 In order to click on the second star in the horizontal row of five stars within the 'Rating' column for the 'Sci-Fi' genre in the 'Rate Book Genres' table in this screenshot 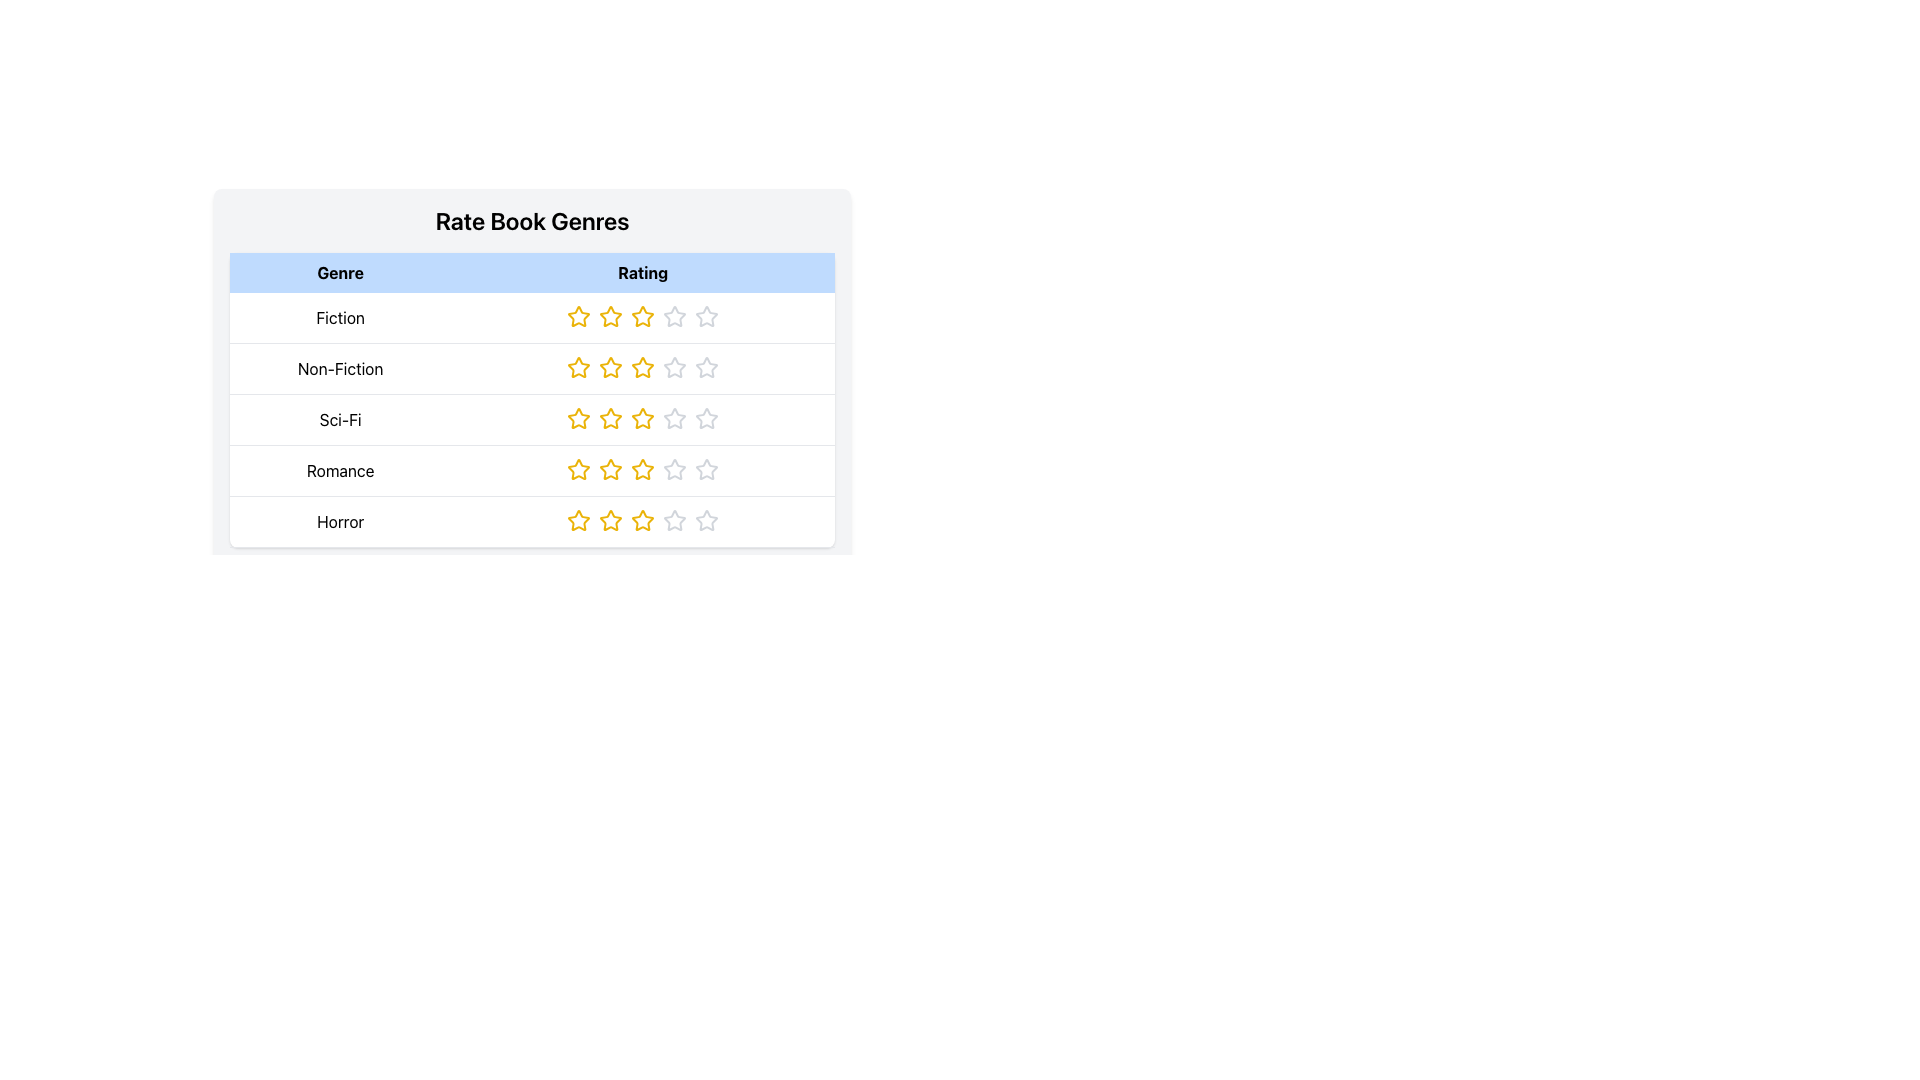, I will do `click(578, 418)`.